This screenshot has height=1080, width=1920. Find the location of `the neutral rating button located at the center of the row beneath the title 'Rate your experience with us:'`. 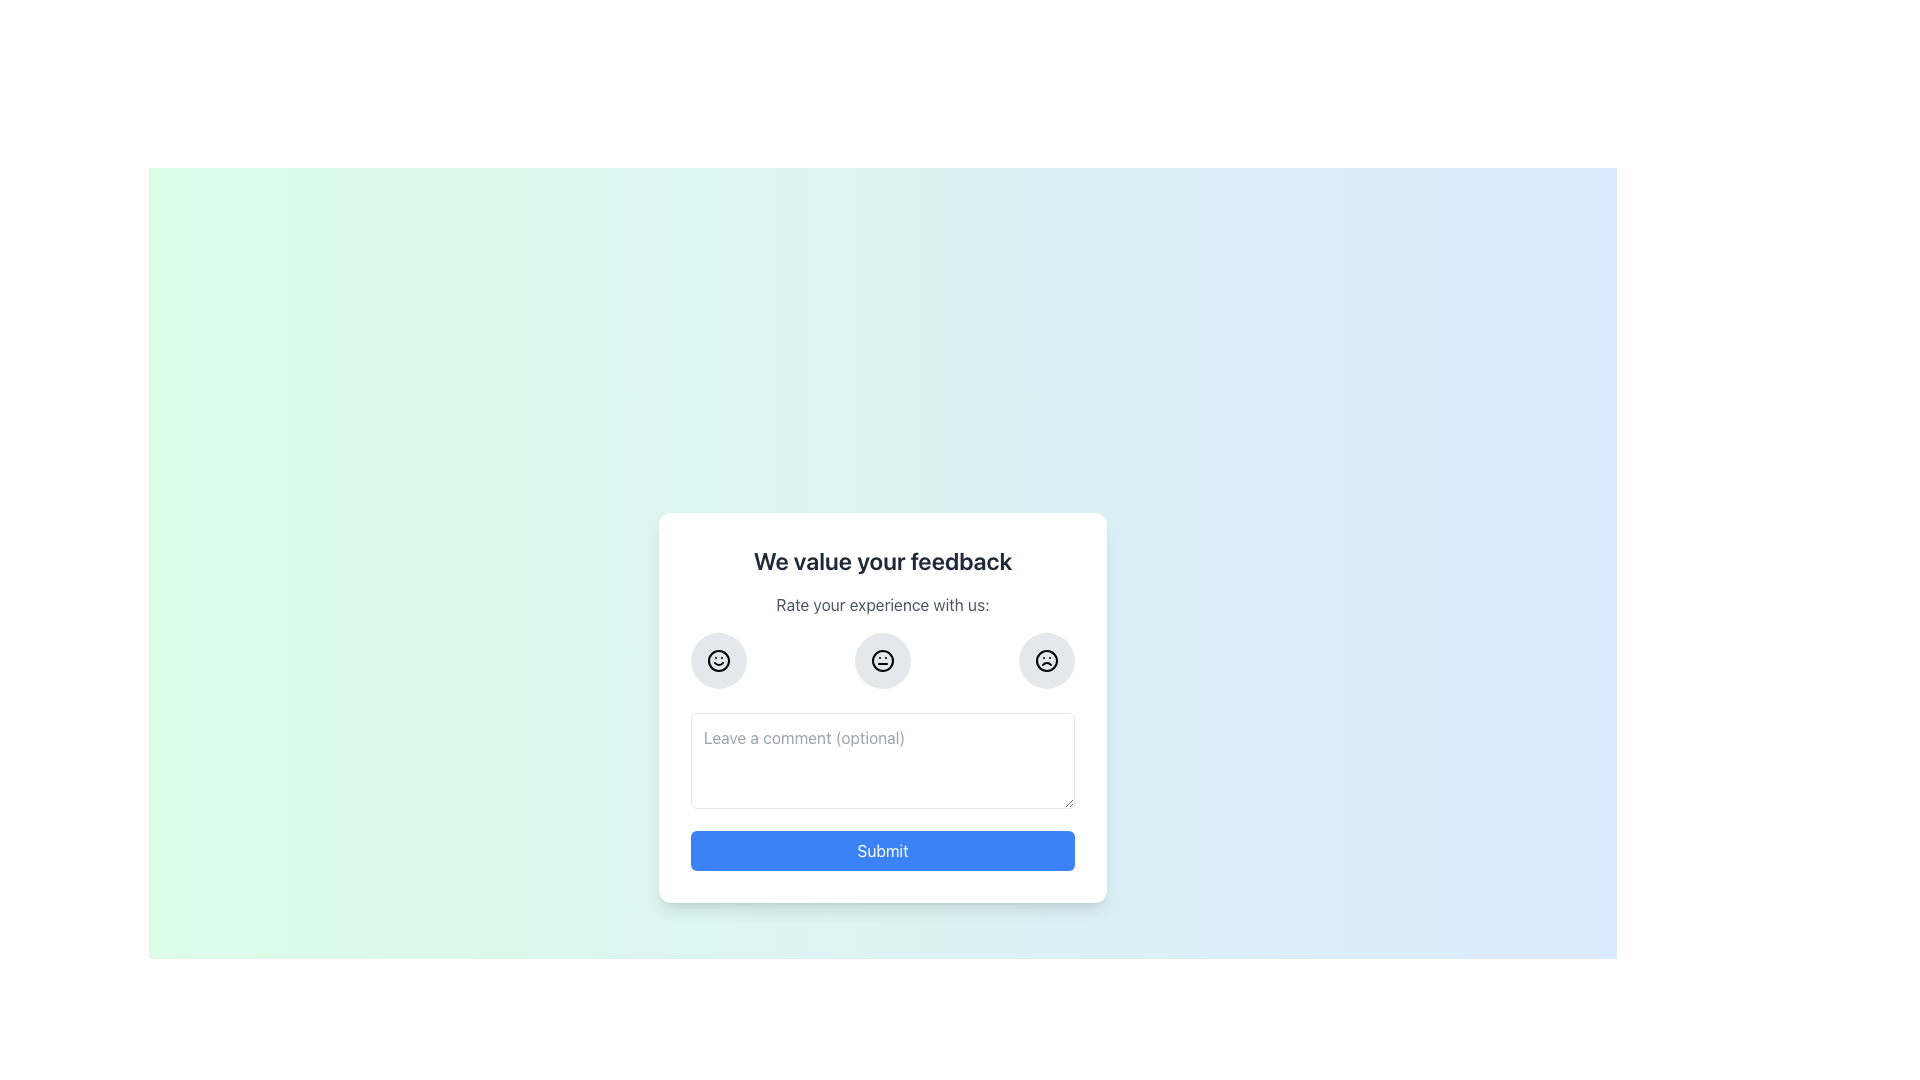

the neutral rating button located at the center of the row beneath the title 'Rate your experience with us:' is located at coordinates (882, 660).